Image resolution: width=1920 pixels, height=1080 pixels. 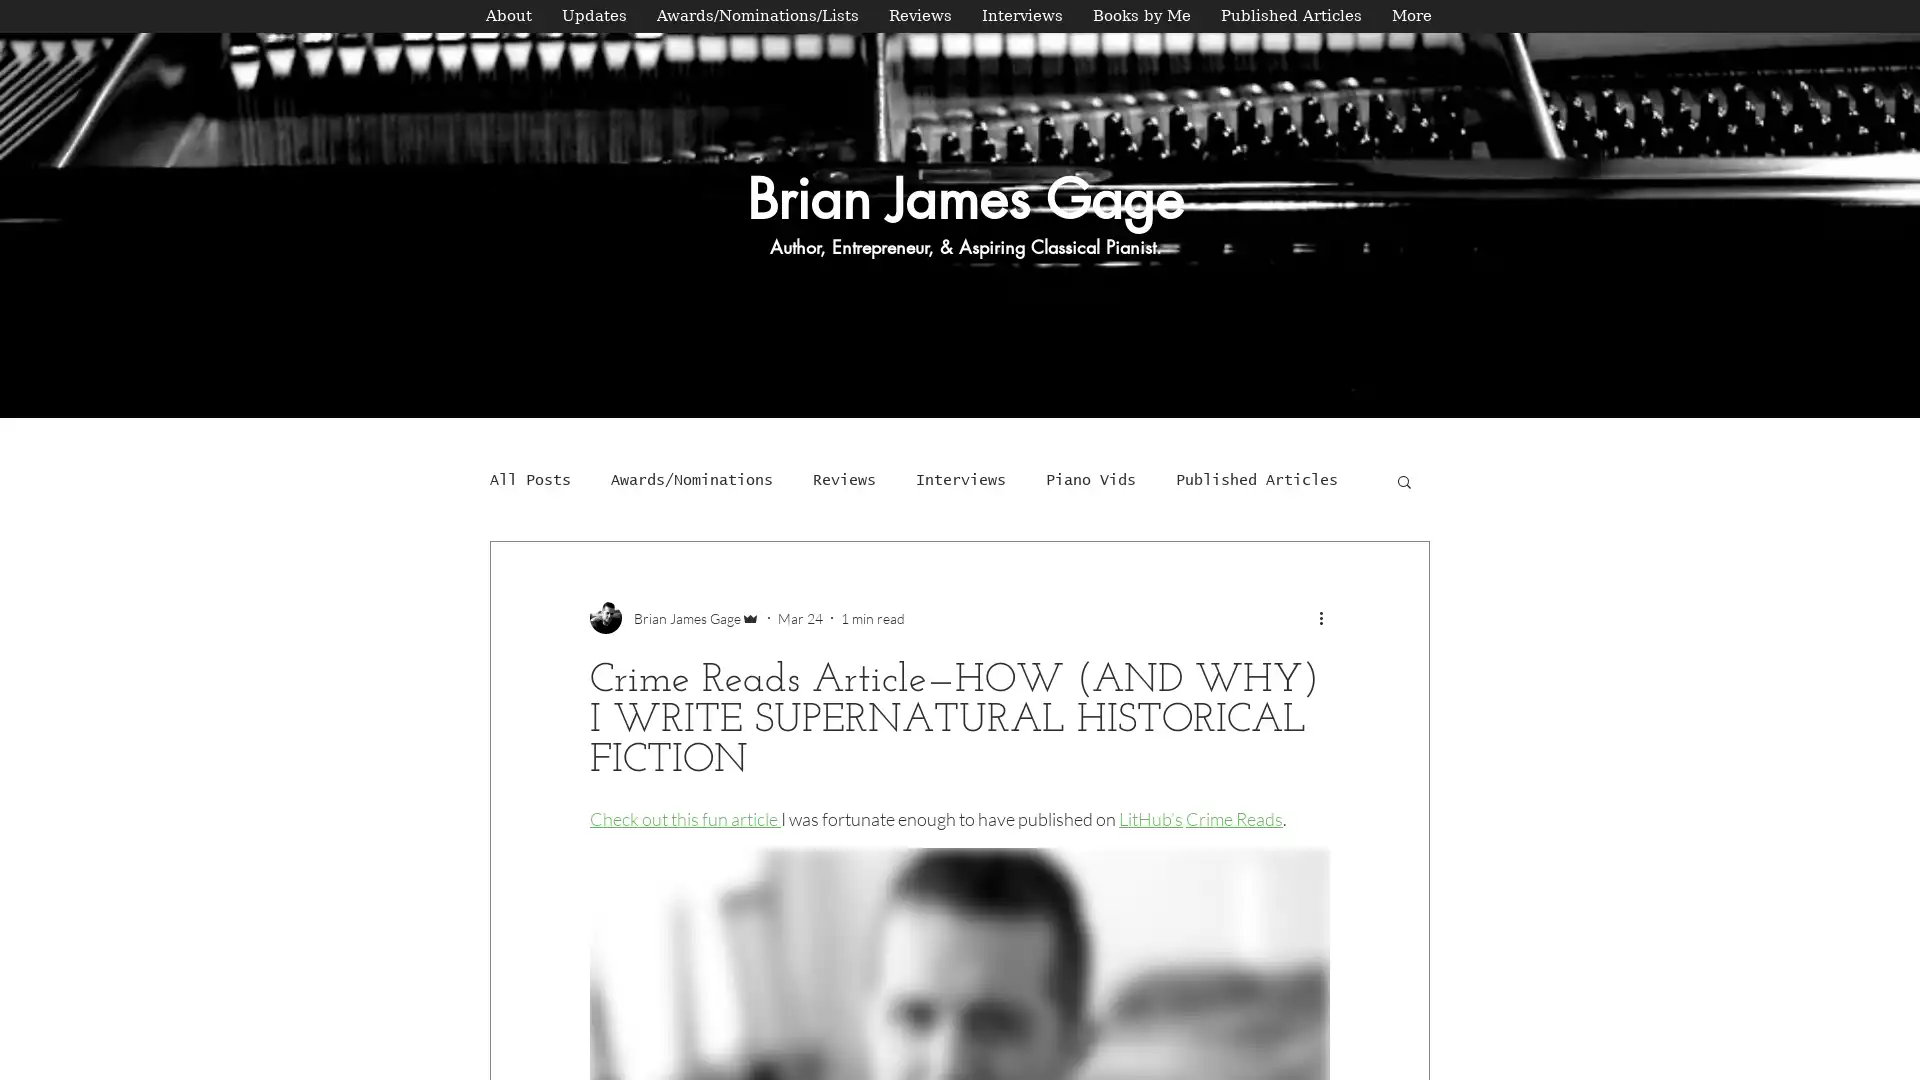 What do you see at coordinates (1403, 483) in the screenshot?
I see `Search` at bounding box center [1403, 483].